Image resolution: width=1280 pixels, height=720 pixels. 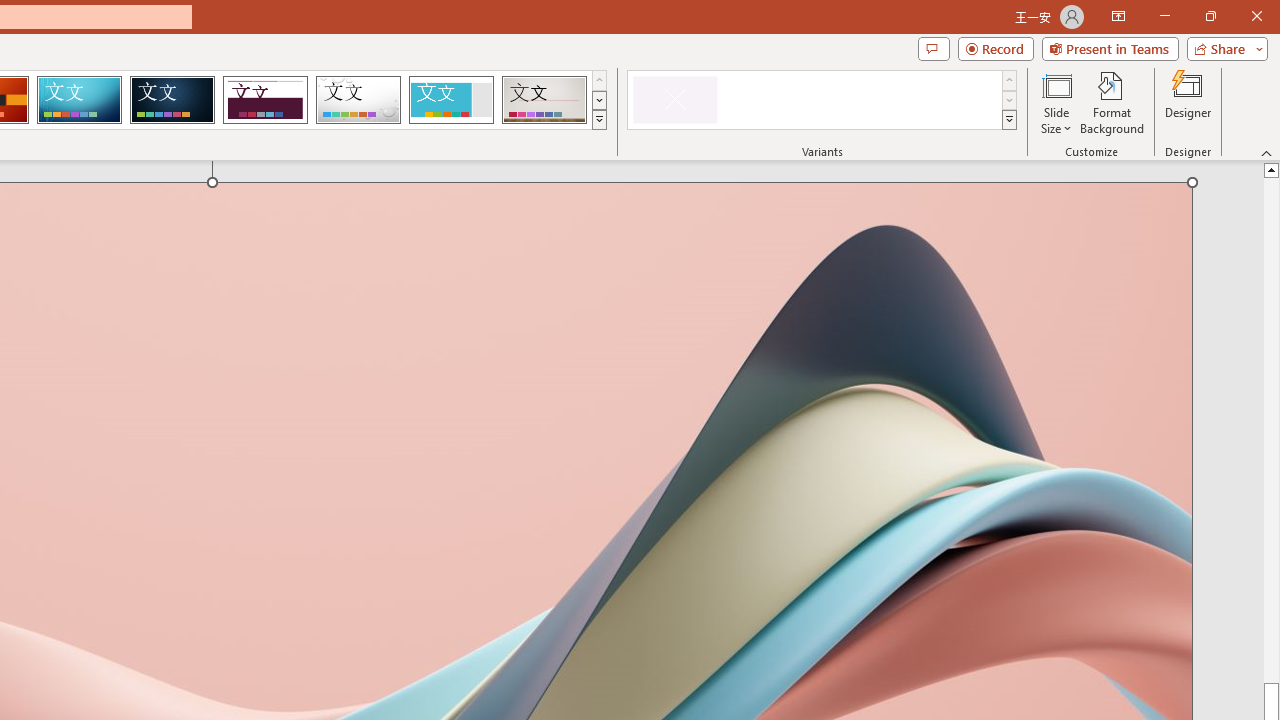 I want to click on 'Format Background', so click(x=1111, y=103).